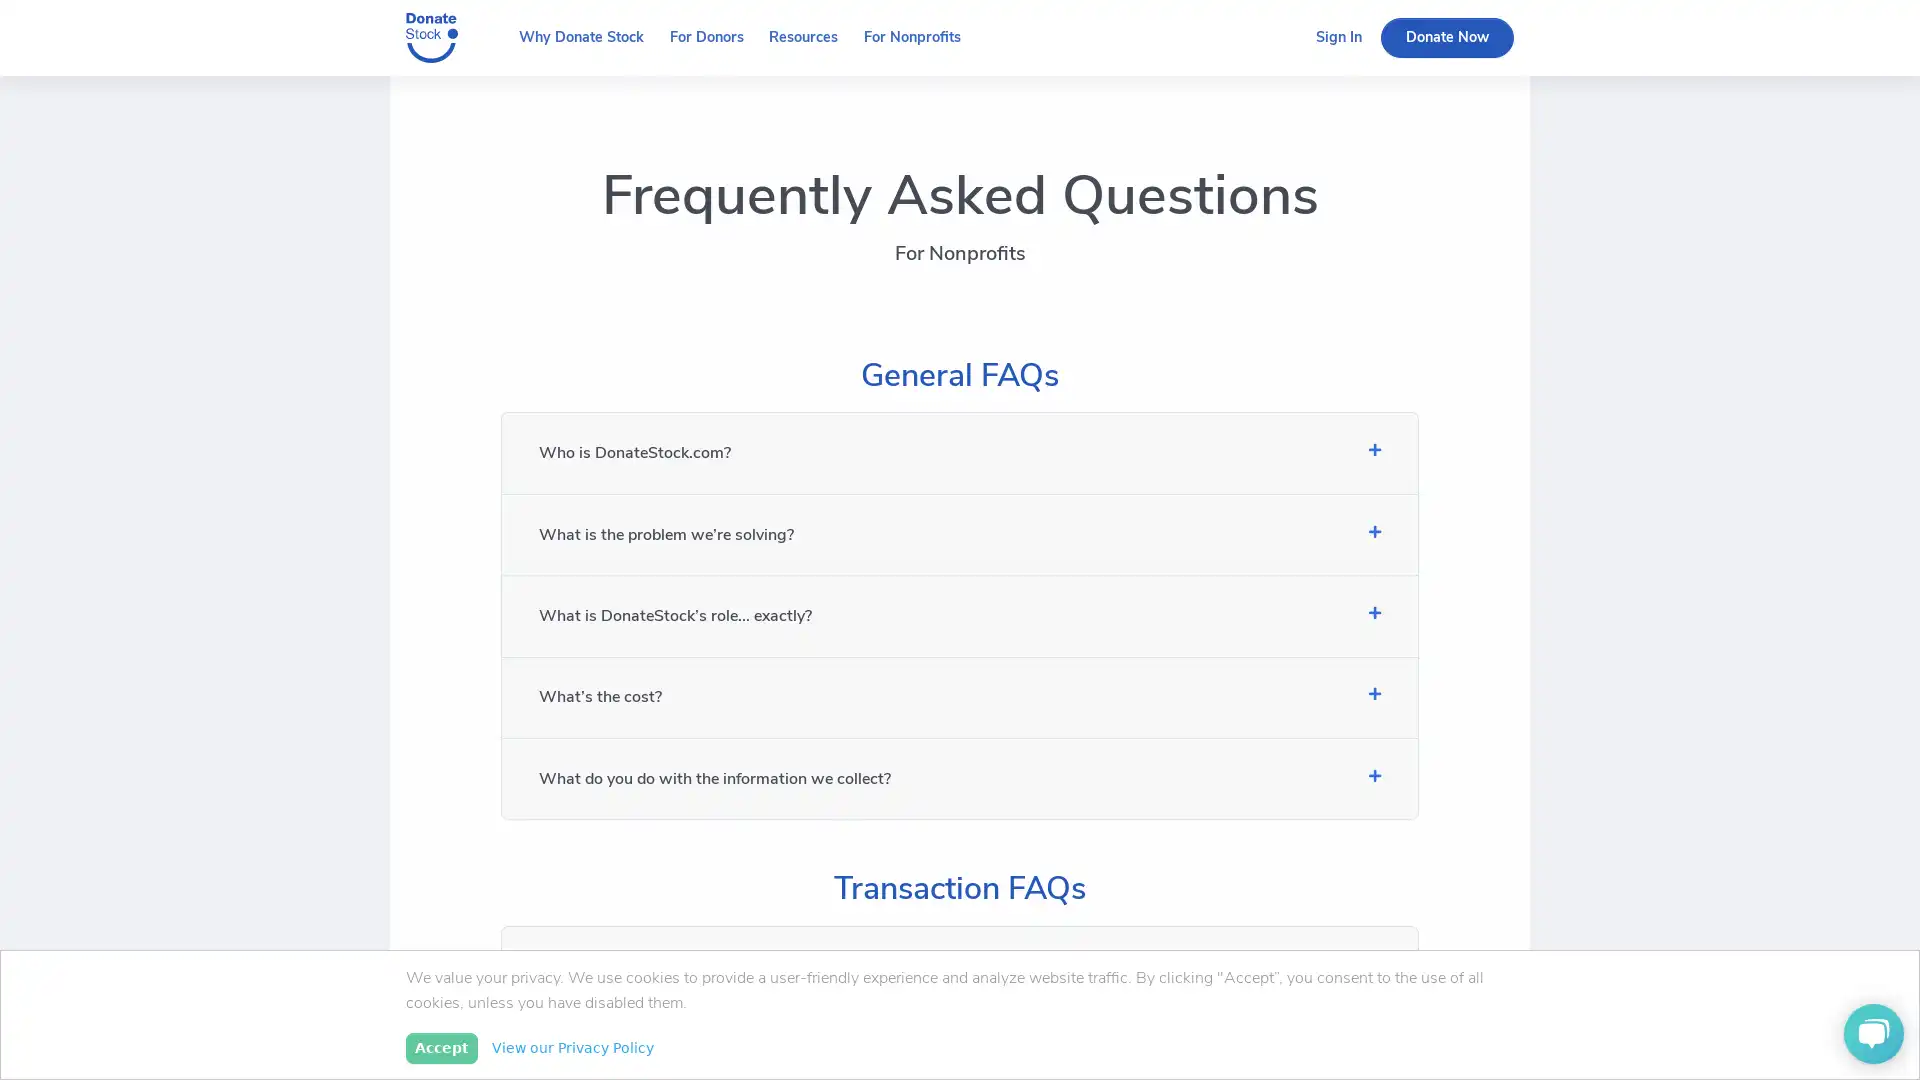  What do you see at coordinates (958, 965) in the screenshot?
I see `How are donations submitted?` at bounding box center [958, 965].